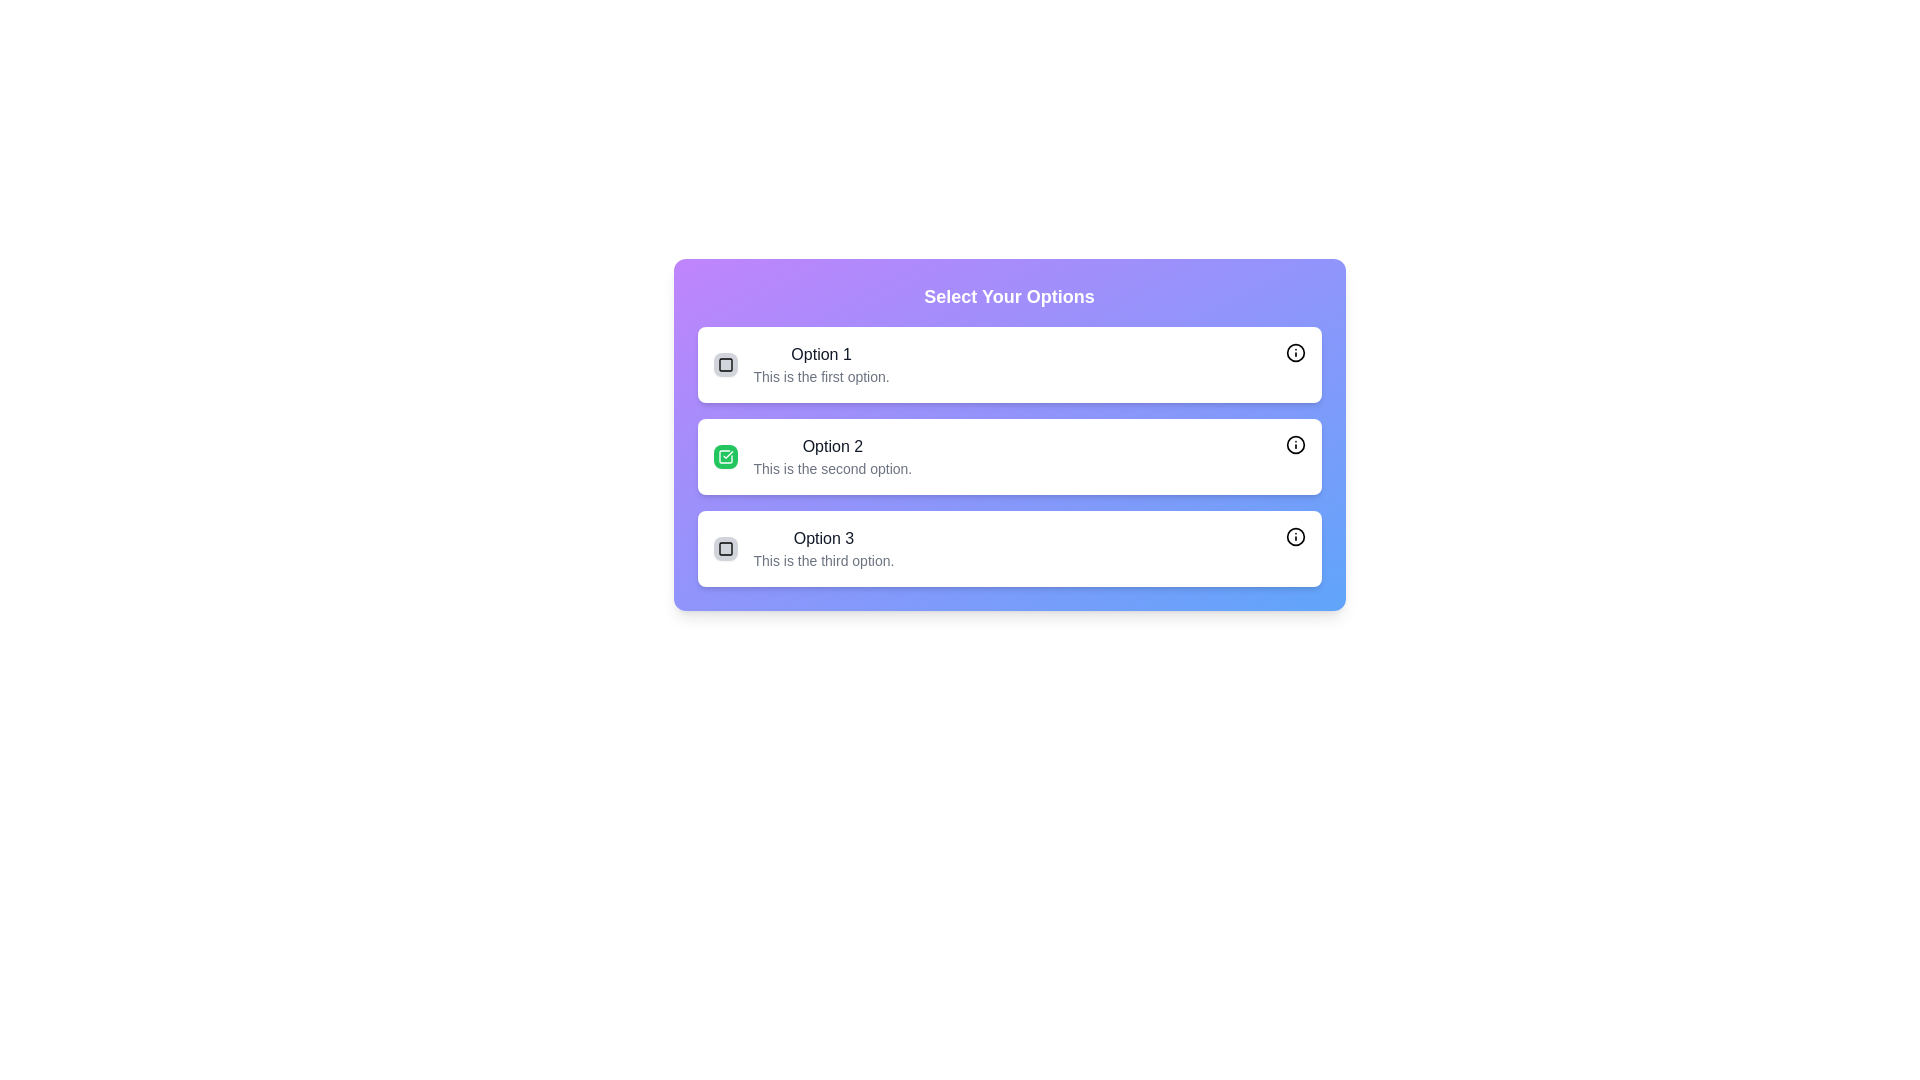  What do you see at coordinates (823, 538) in the screenshot?
I see `the label for the third option in the list, which identifies this specific item and is positioned below 'Option 2'` at bounding box center [823, 538].